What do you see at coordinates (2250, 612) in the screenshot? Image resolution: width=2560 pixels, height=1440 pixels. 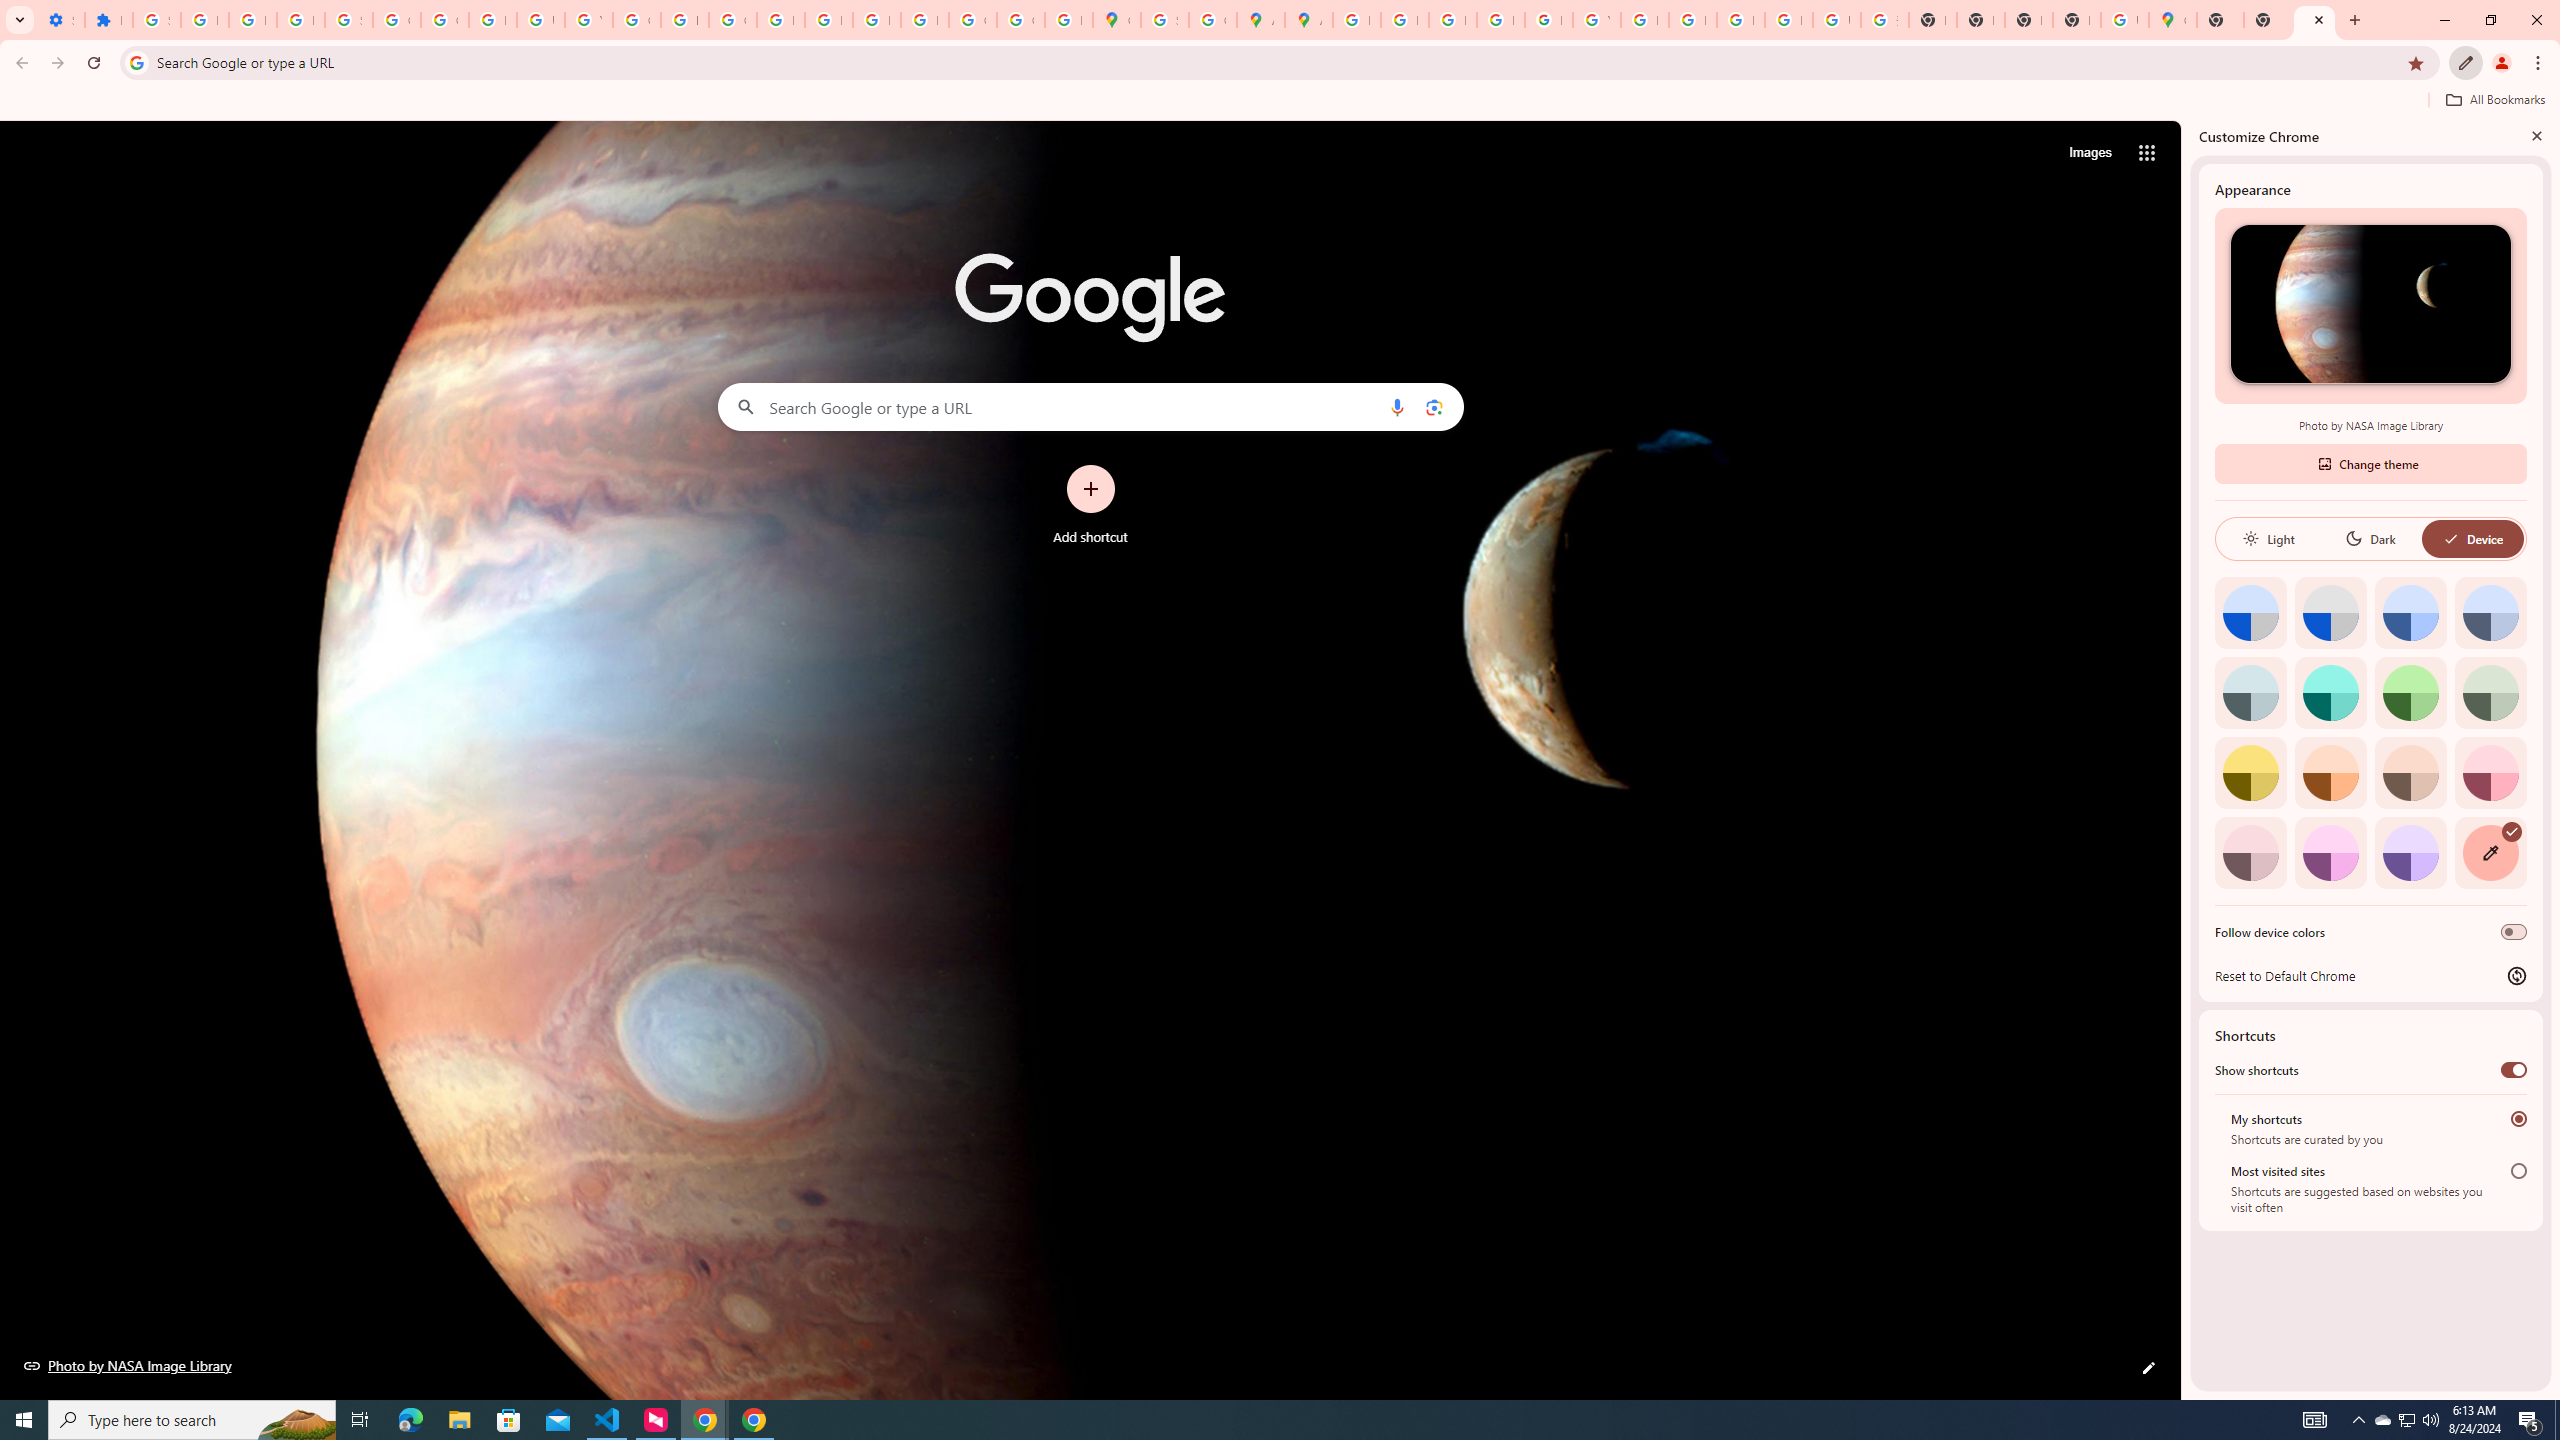 I see `'Default color'` at bounding box center [2250, 612].